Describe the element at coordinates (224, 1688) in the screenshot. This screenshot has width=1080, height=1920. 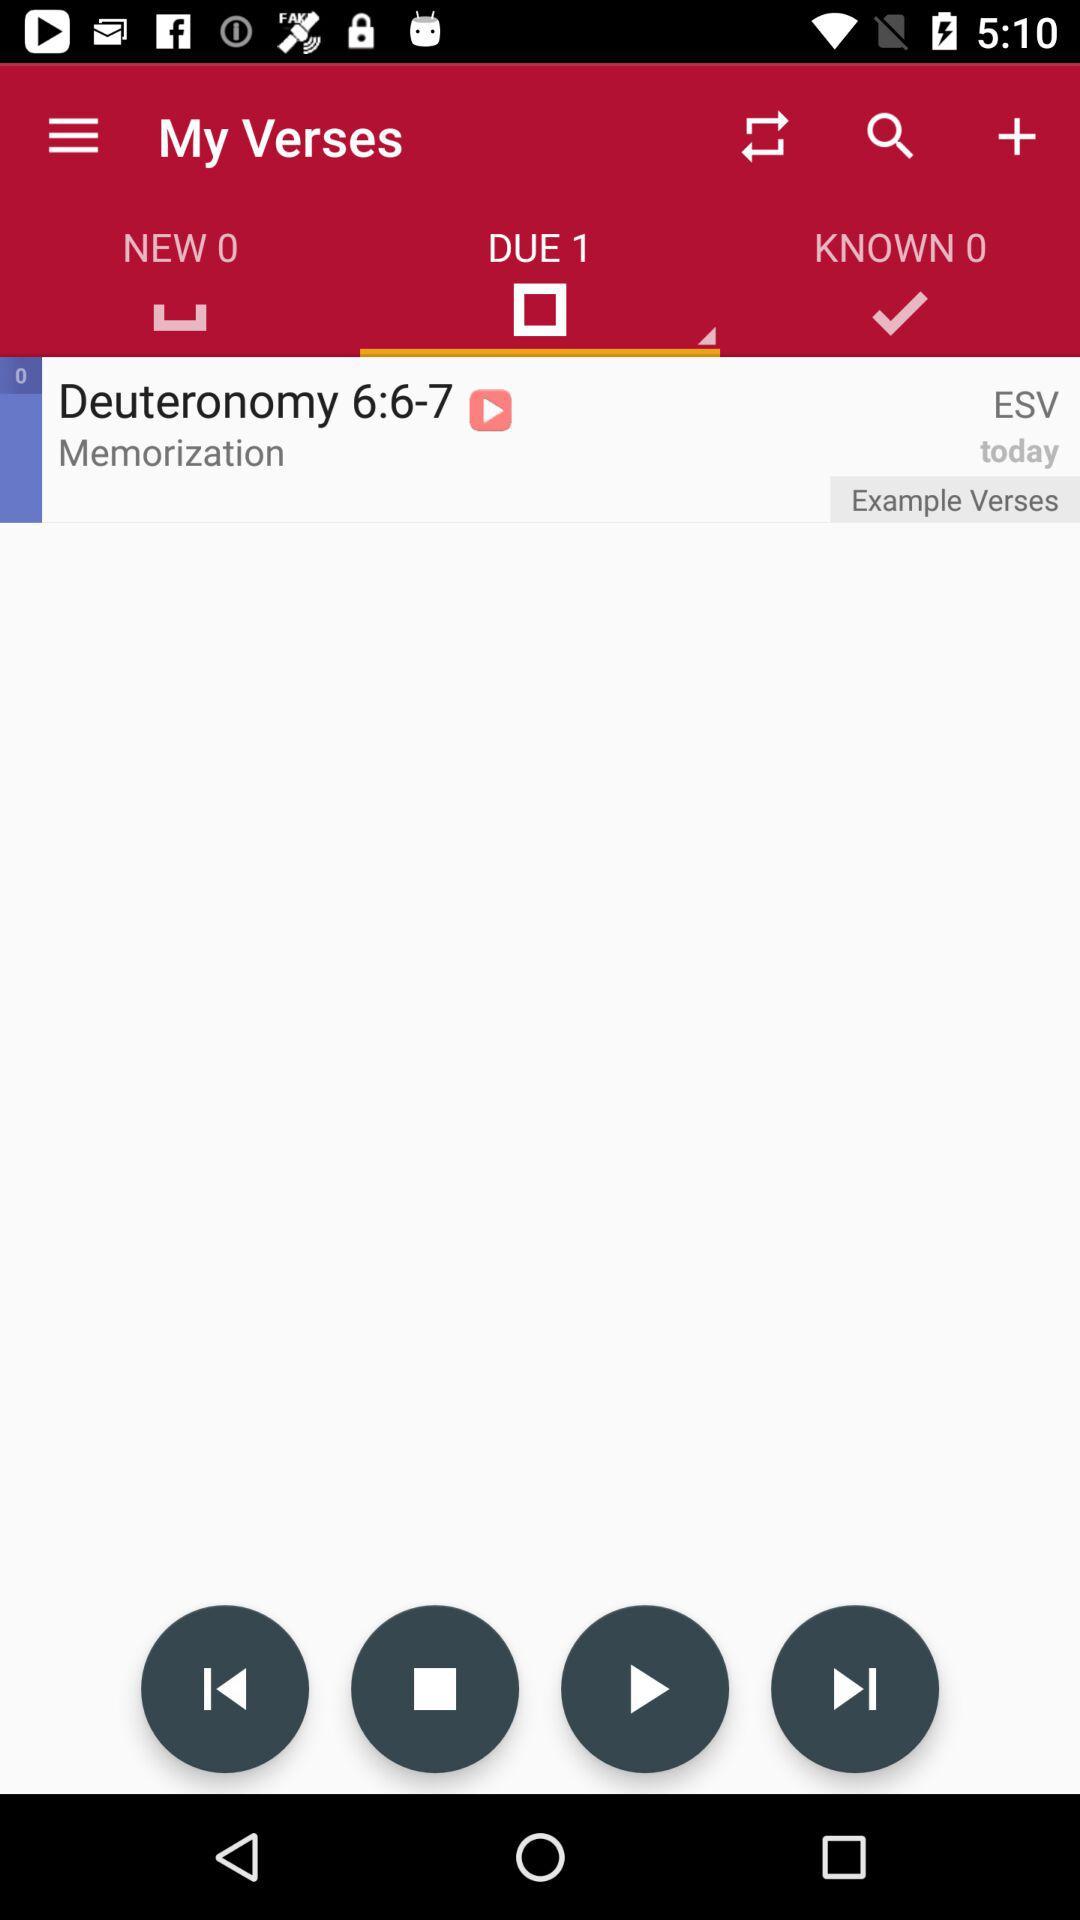
I see `the skip_previous icon` at that location.